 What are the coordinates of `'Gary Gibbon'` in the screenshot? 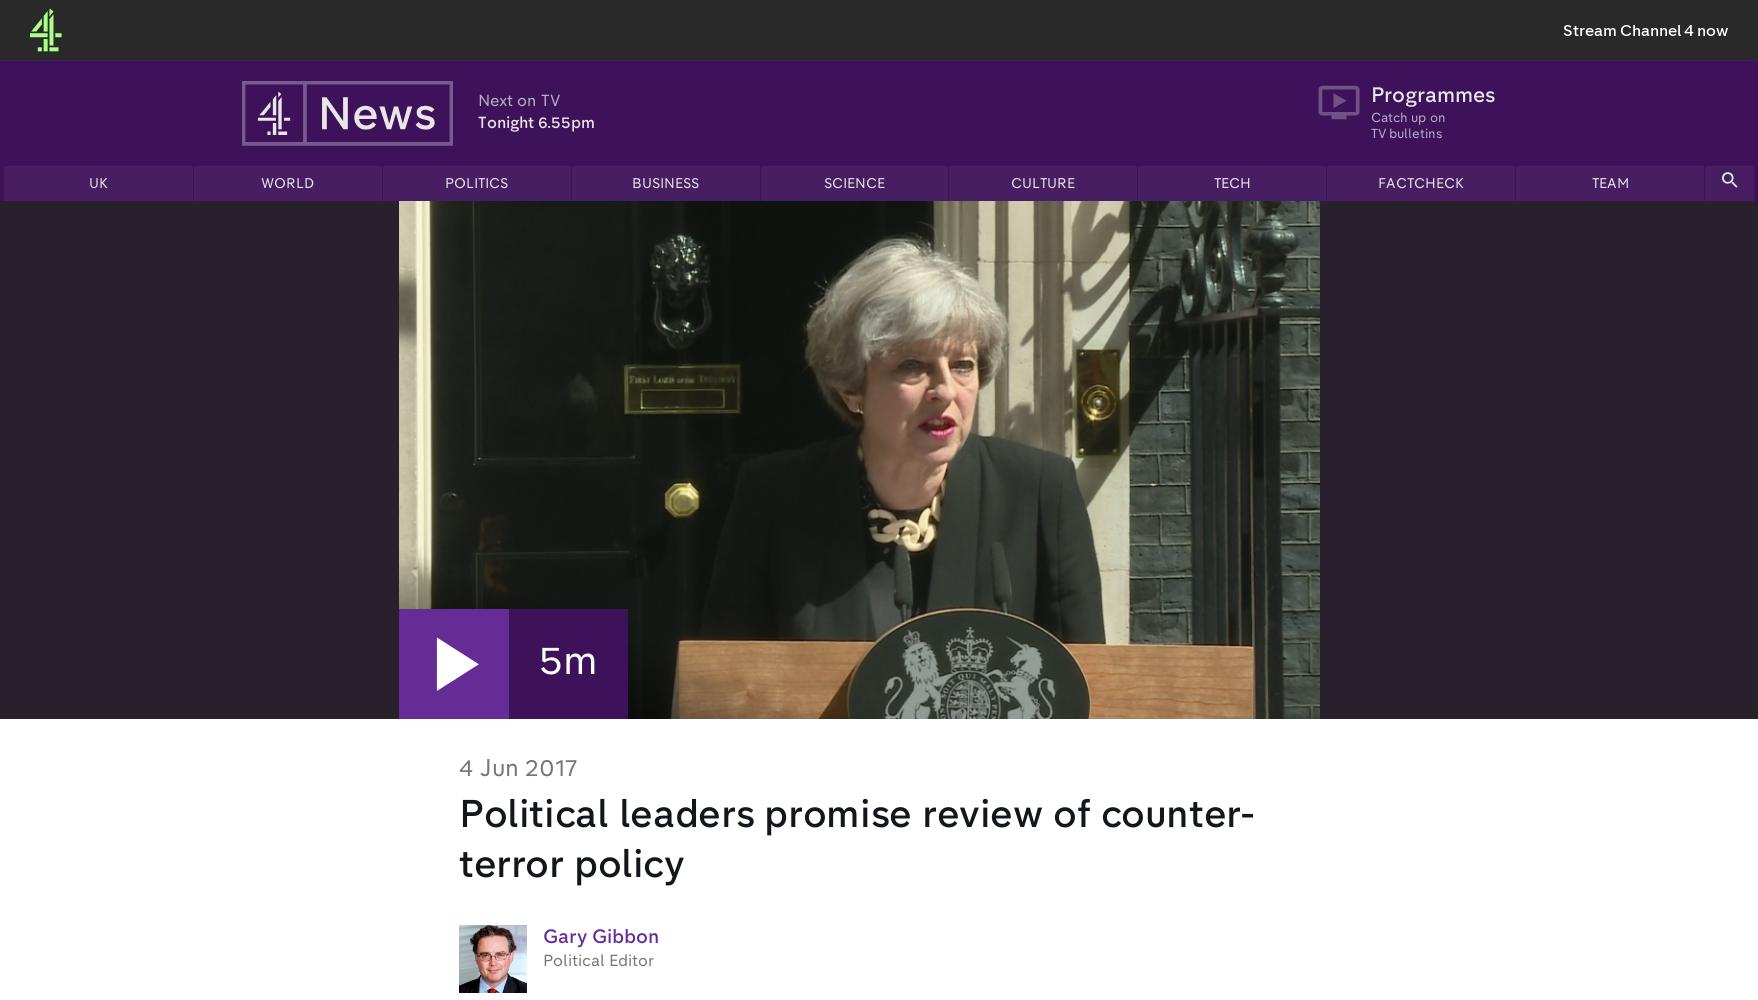 It's located at (542, 937).